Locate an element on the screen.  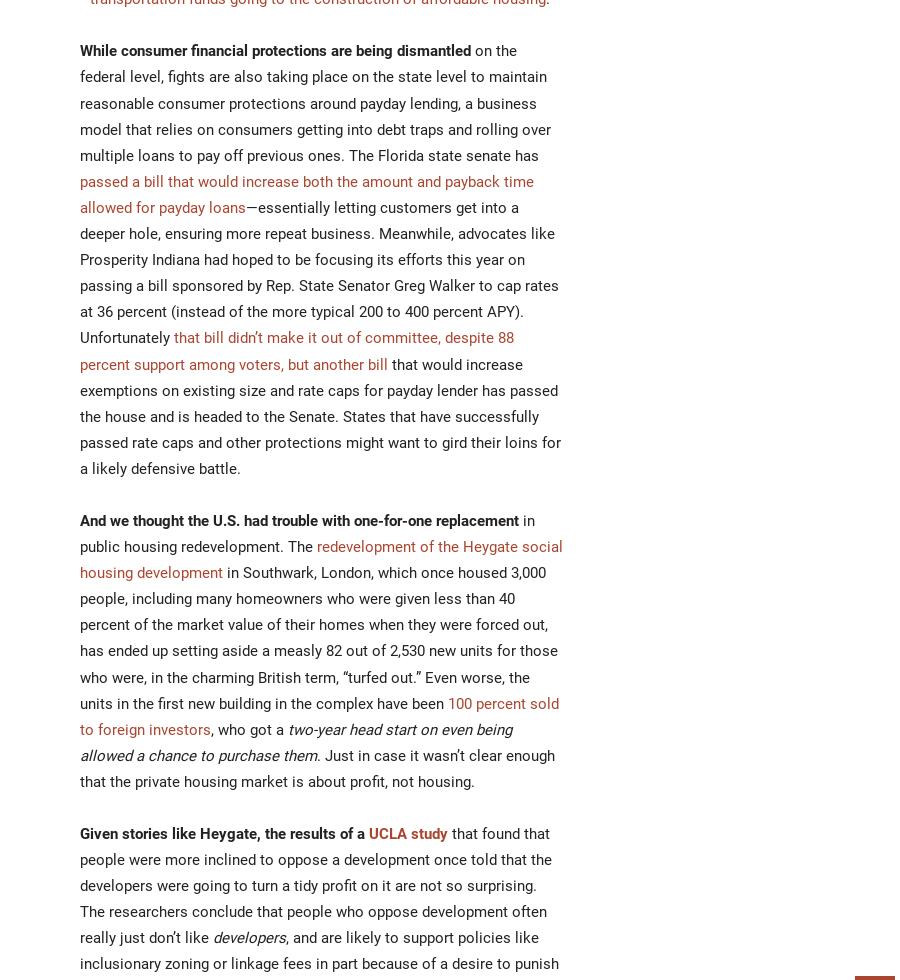
'Given stories like Heygate, the results of a' is located at coordinates (79, 833).